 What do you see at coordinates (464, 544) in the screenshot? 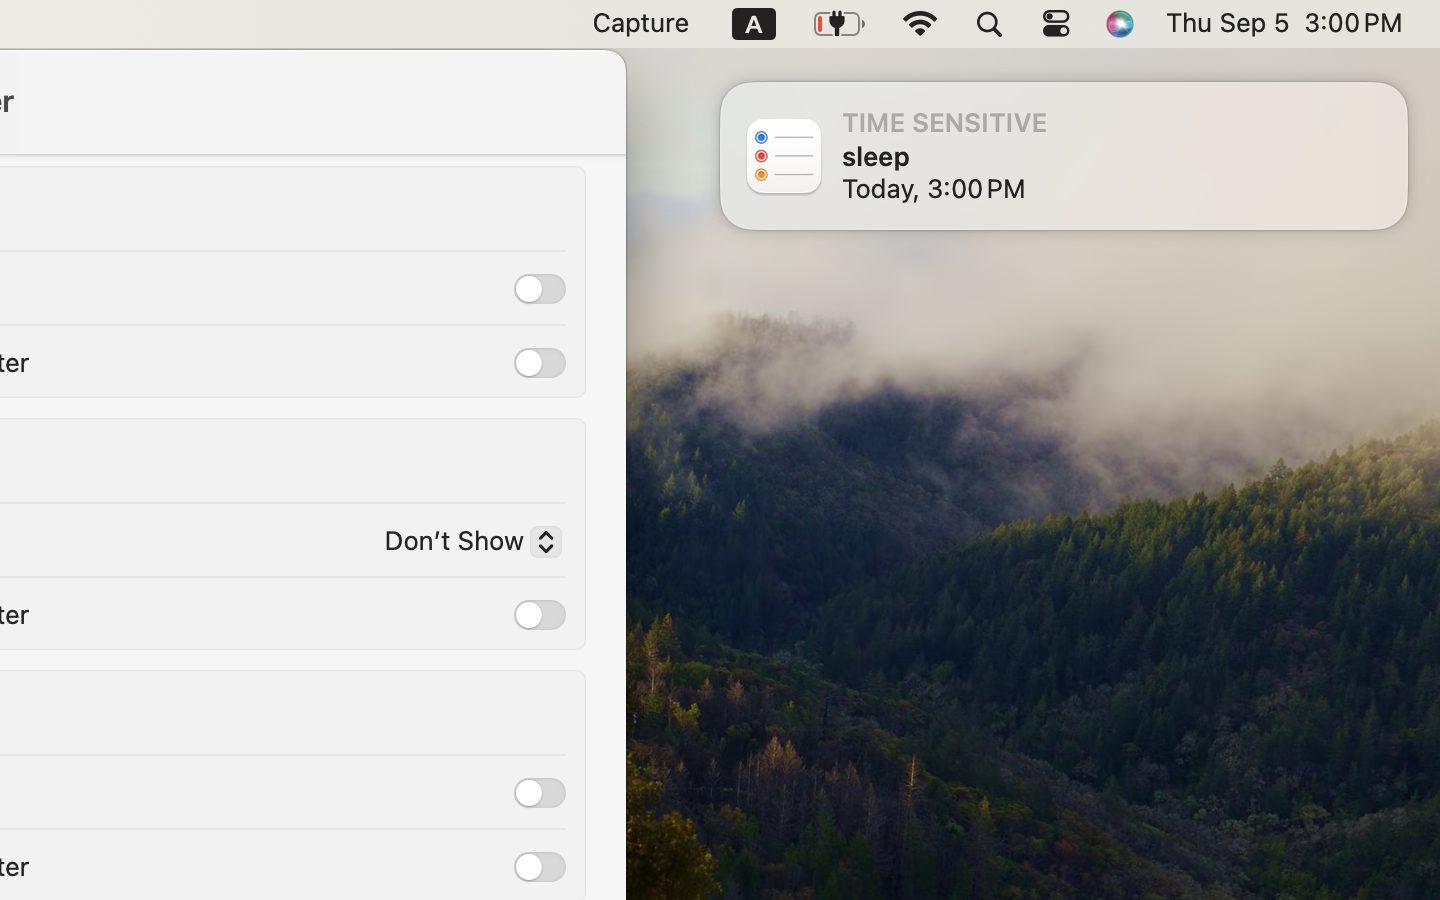
I see `'Don’t Show'` at bounding box center [464, 544].